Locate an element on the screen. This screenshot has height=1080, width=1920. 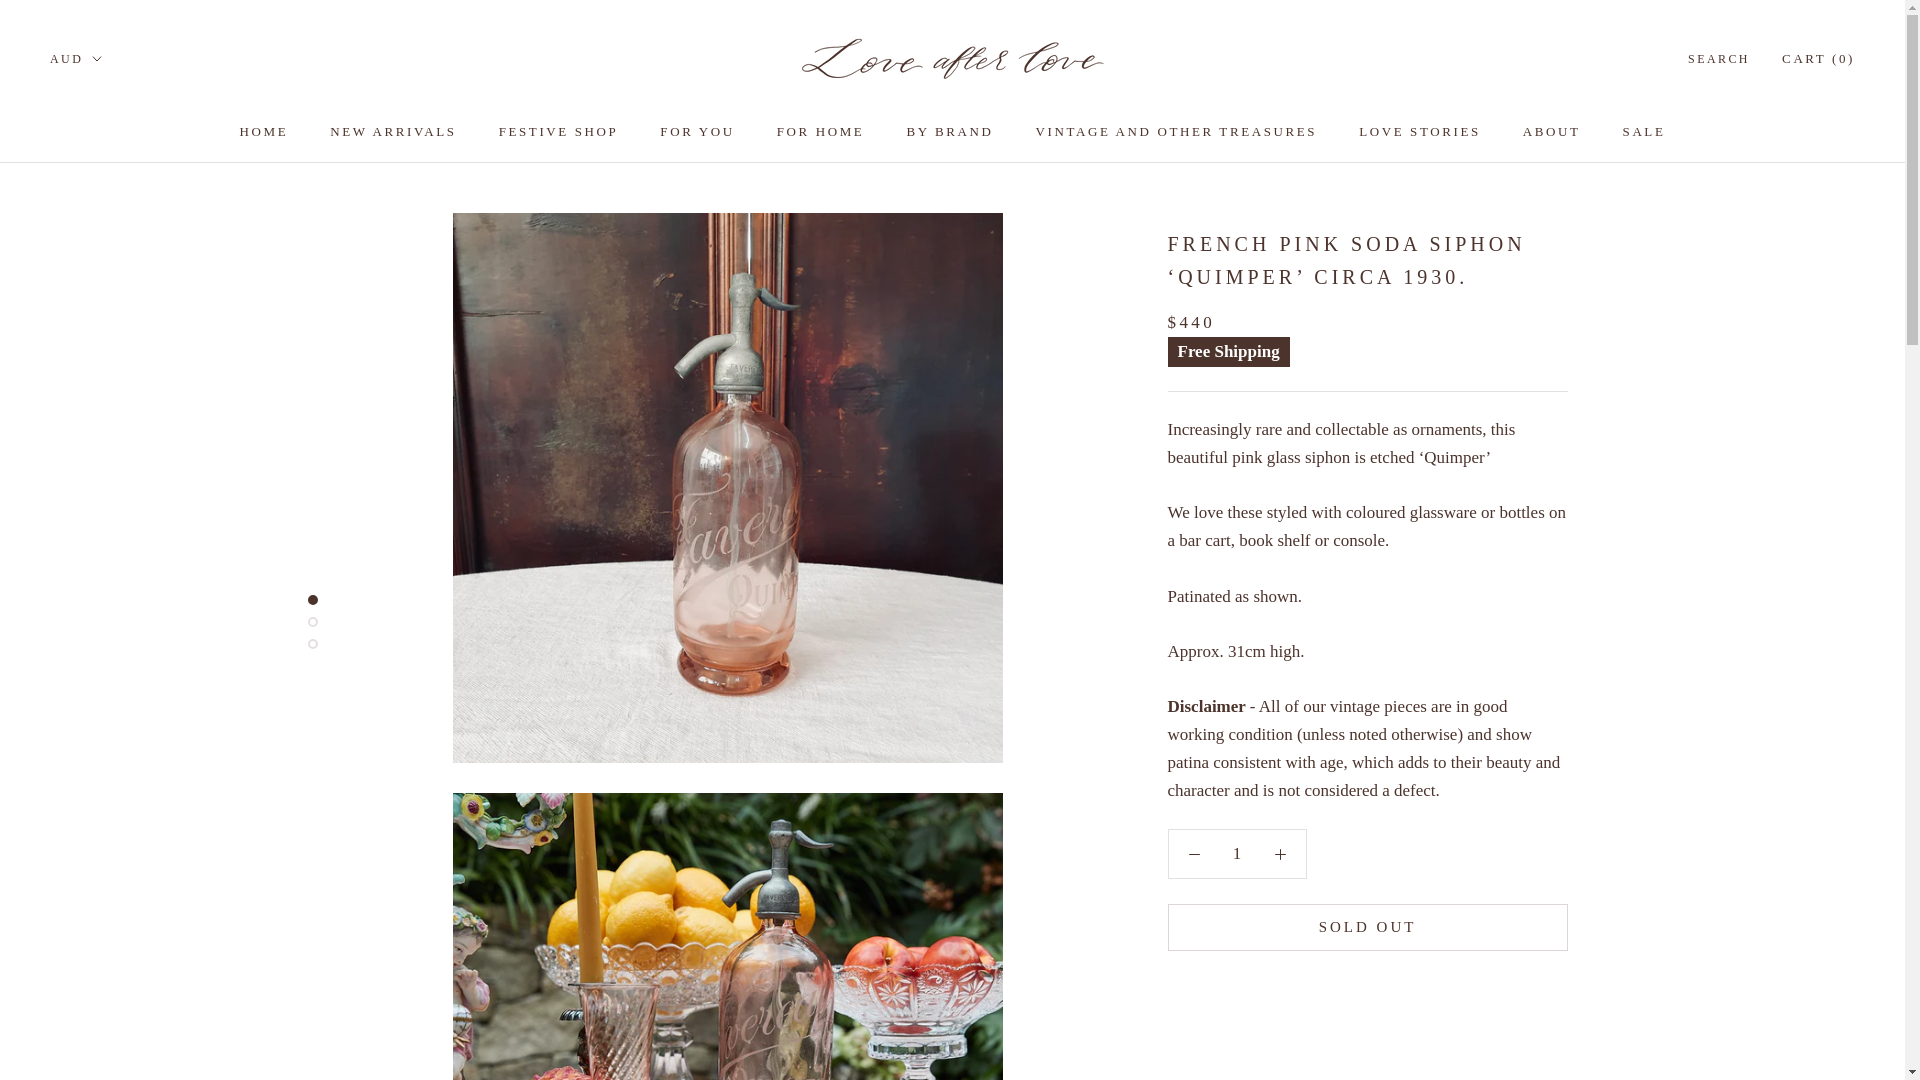
'NEW ARRIVALS is located at coordinates (393, 131).